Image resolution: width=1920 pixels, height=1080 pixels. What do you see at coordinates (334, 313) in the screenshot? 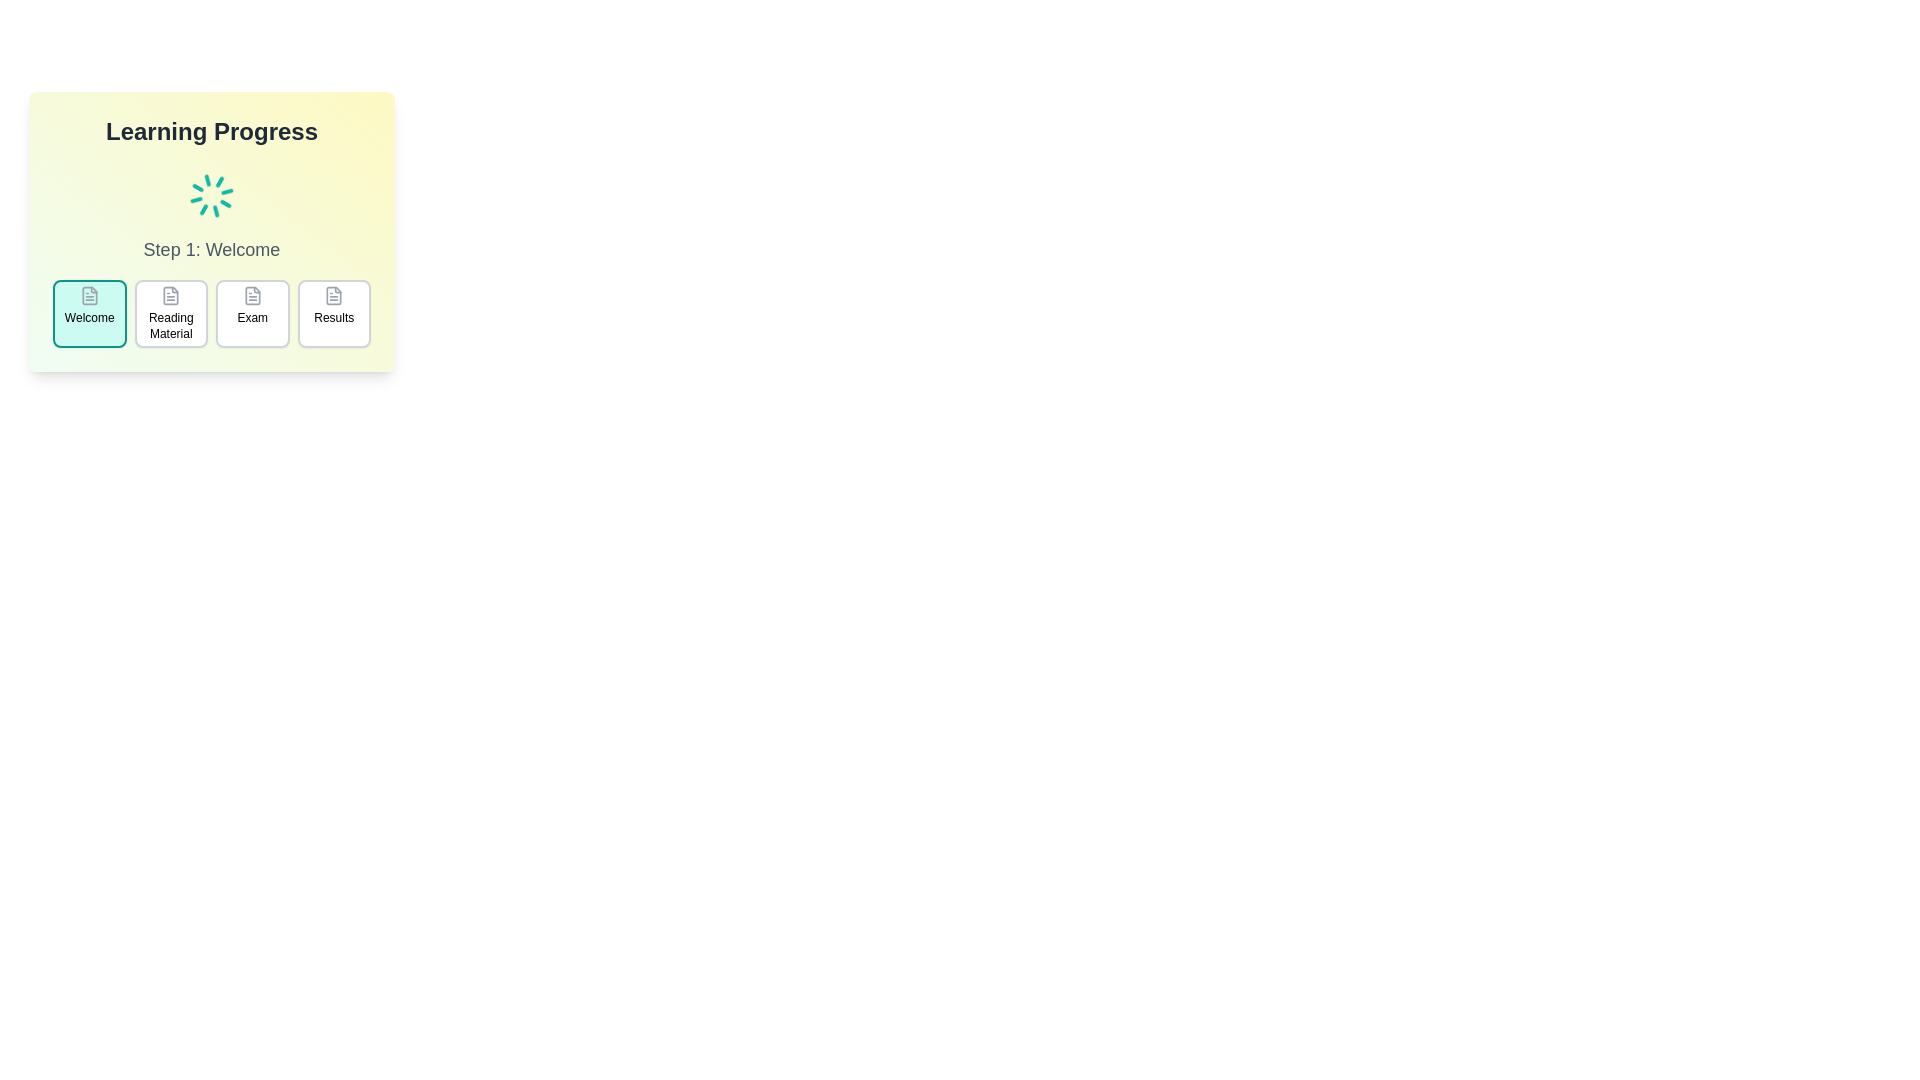
I see `the fourth button in the horizontal row under the 'Learning Progress' heading` at bounding box center [334, 313].